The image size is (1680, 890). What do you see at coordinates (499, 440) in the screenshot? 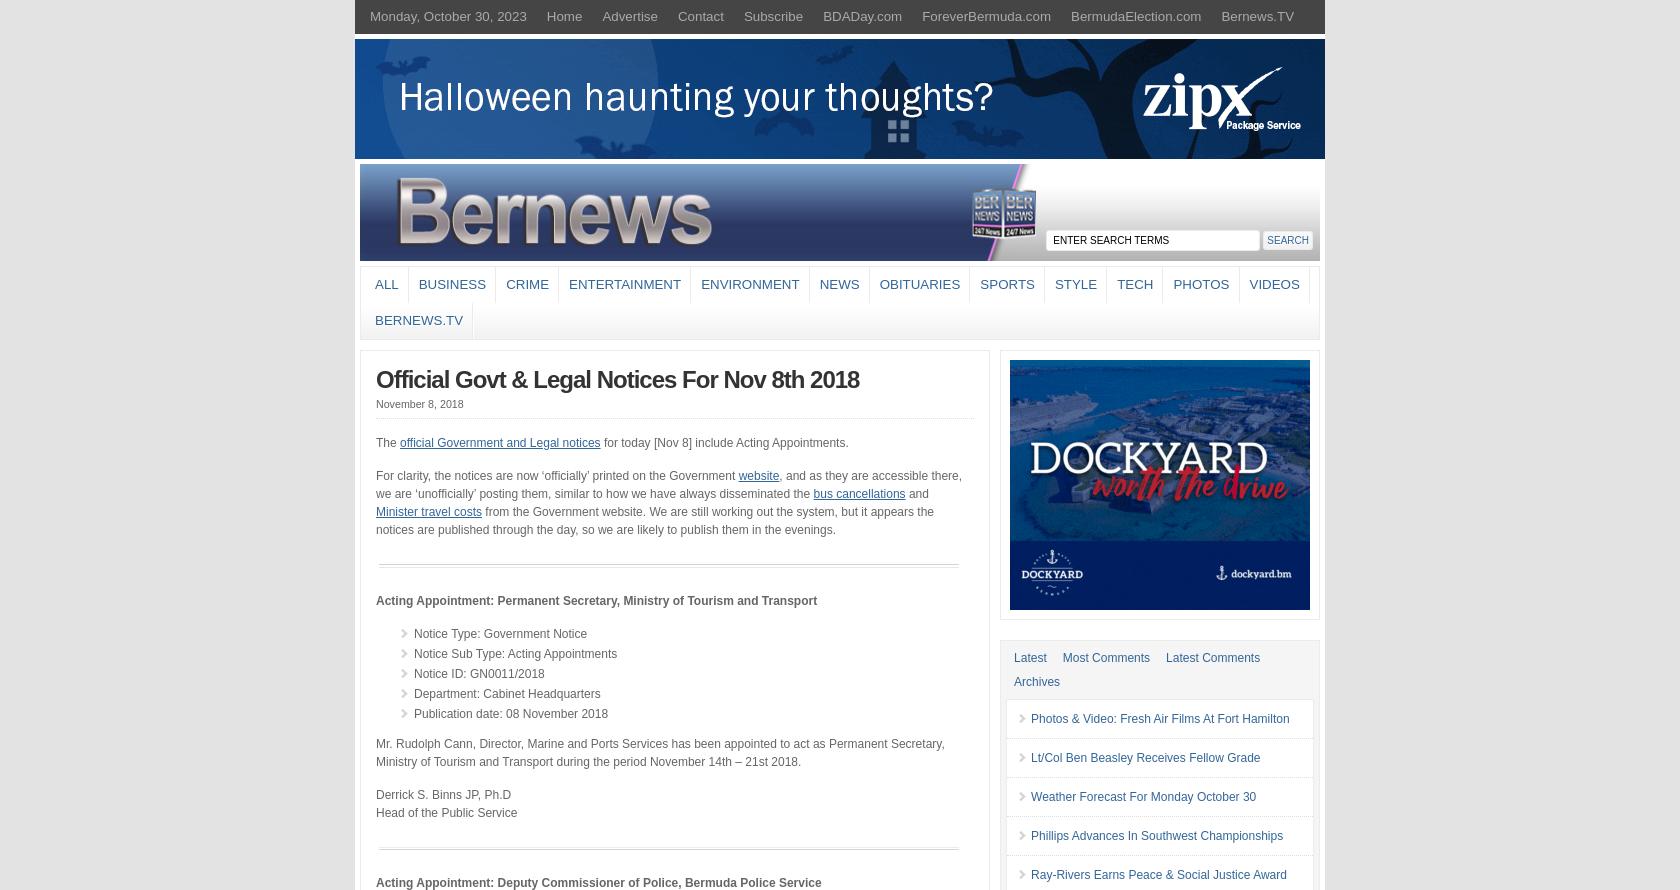
I see `'official Government and Legal notices'` at bounding box center [499, 440].